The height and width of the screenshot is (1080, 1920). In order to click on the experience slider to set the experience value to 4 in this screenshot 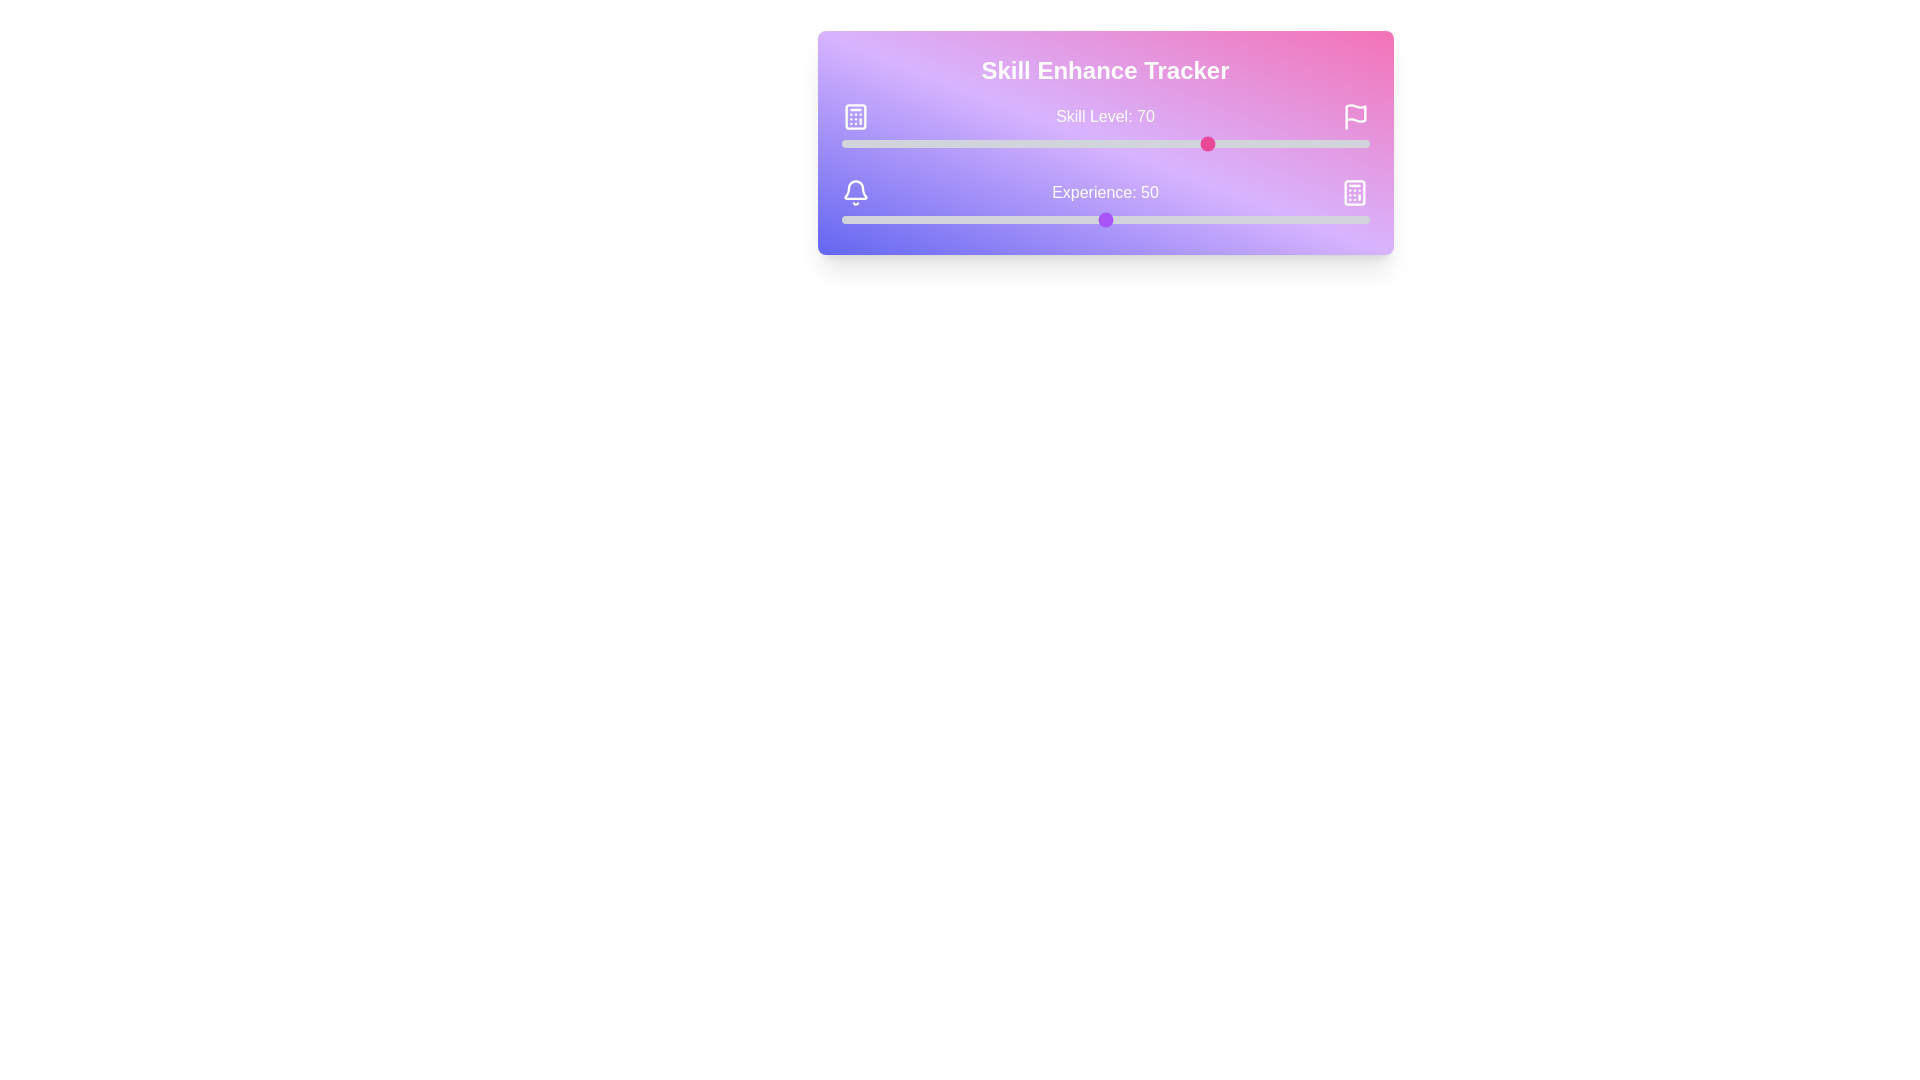, I will do `click(862, 219)`.